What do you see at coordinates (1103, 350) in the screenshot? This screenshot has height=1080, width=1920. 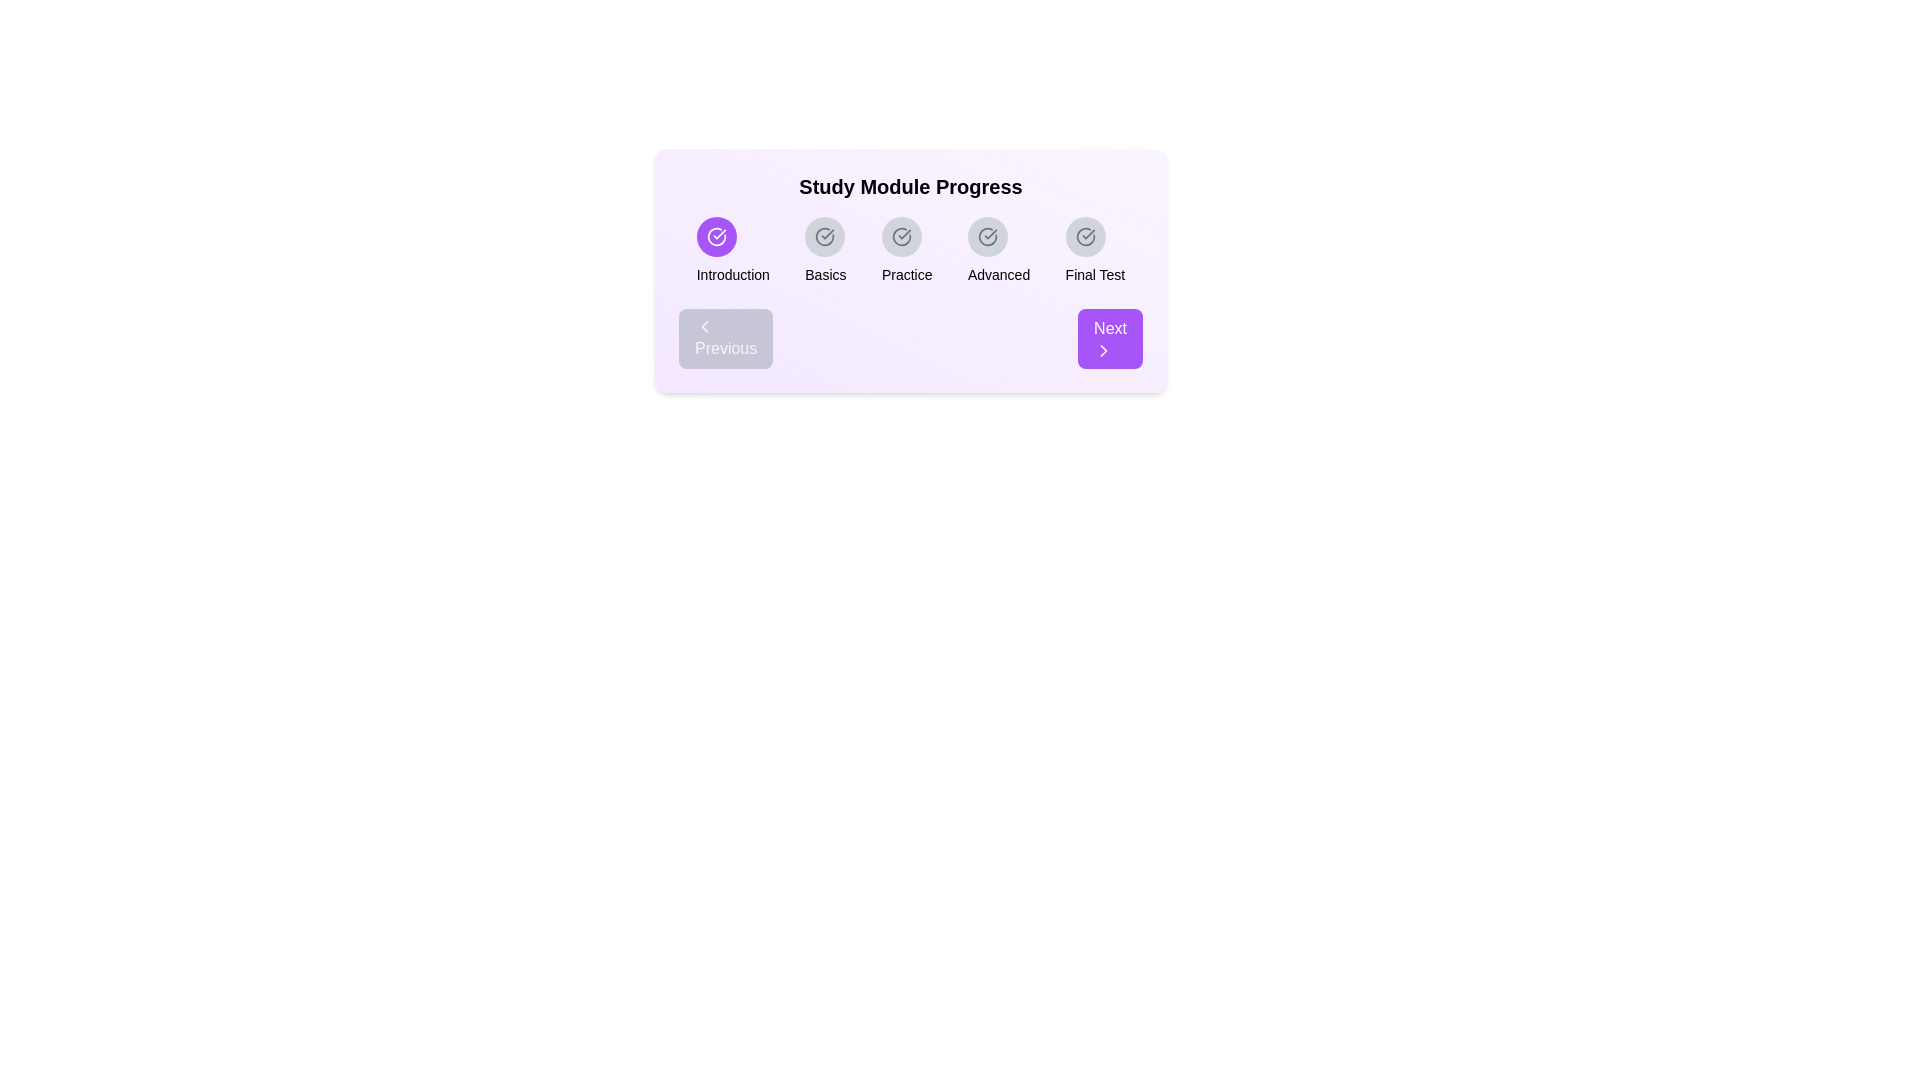 I see `the right-pointing chevron icon located within the purple 'Next' button at the bottom right corner of the card under 'Study Module Progress' to proceed` at bounding box center [1103, 350].